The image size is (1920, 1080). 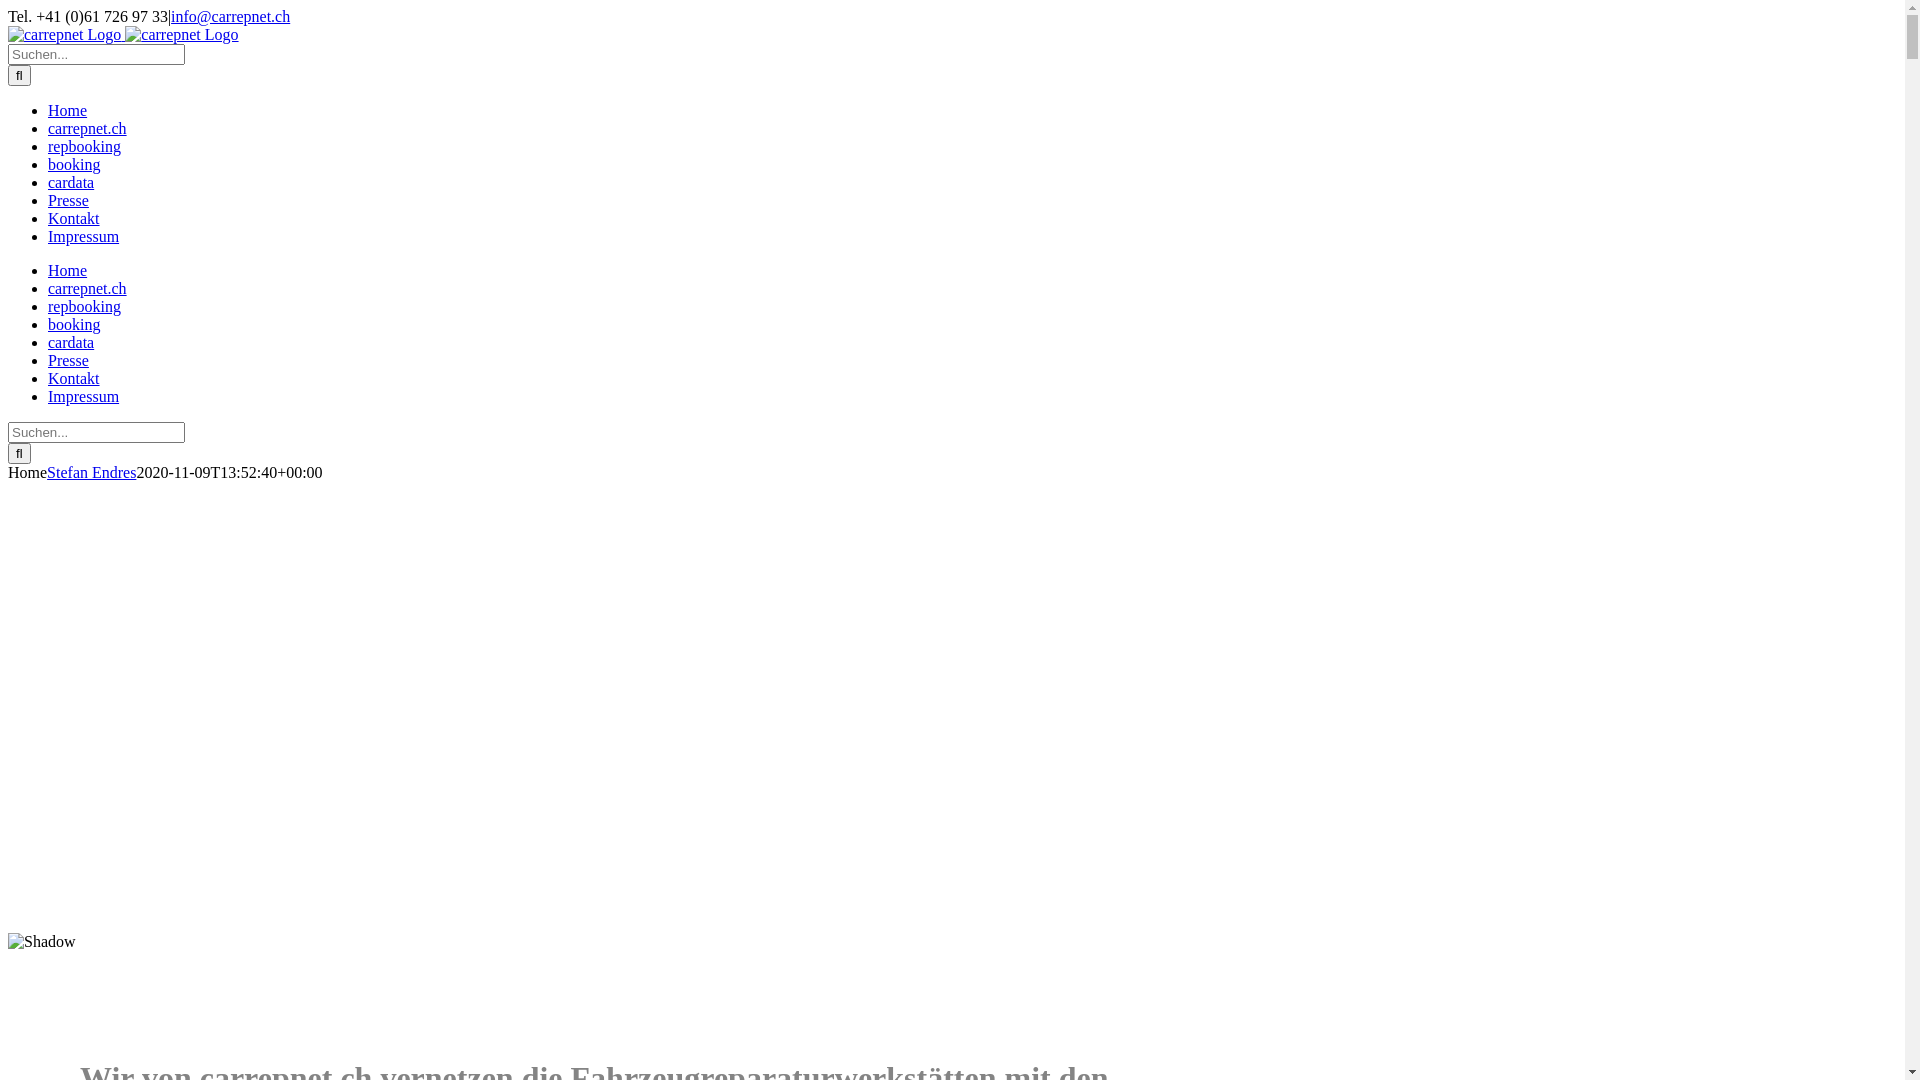 What do you see at coordinates (73, 163) in the screenshot?
I see `'booking'` at bounding box center [73, 163].